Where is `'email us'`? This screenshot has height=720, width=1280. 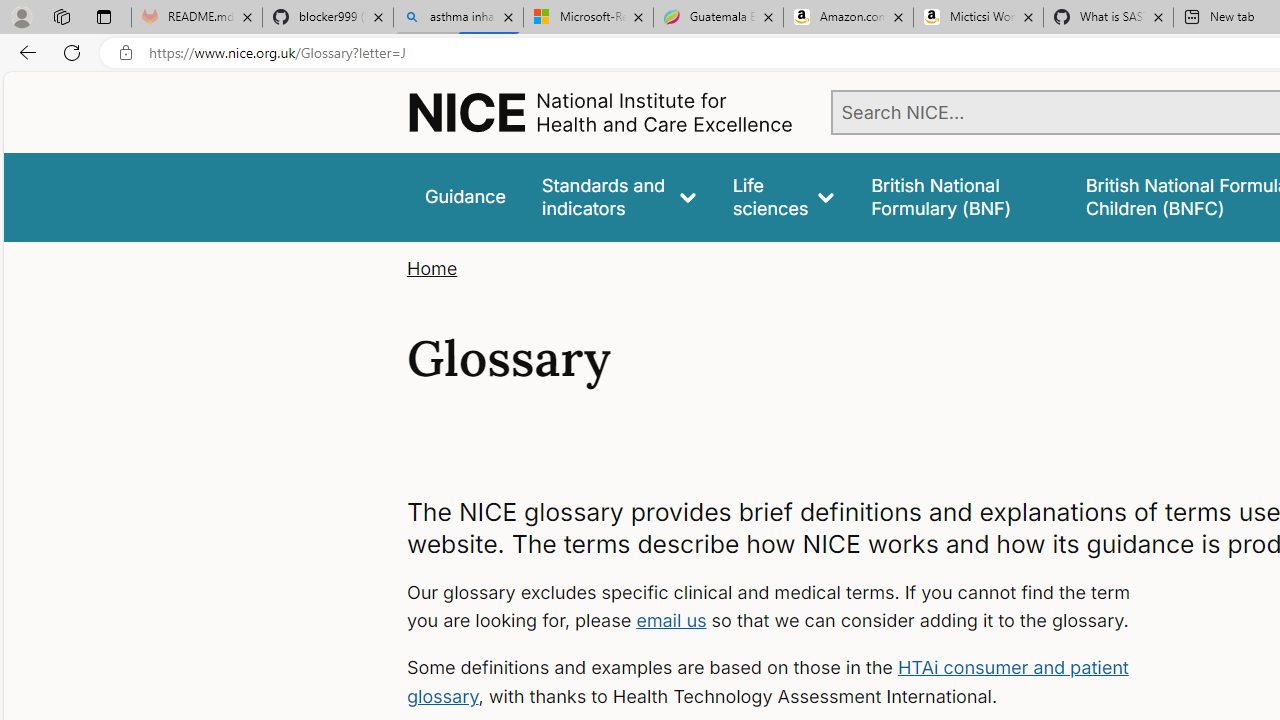
'email us' is located at coordinates (671, 620).